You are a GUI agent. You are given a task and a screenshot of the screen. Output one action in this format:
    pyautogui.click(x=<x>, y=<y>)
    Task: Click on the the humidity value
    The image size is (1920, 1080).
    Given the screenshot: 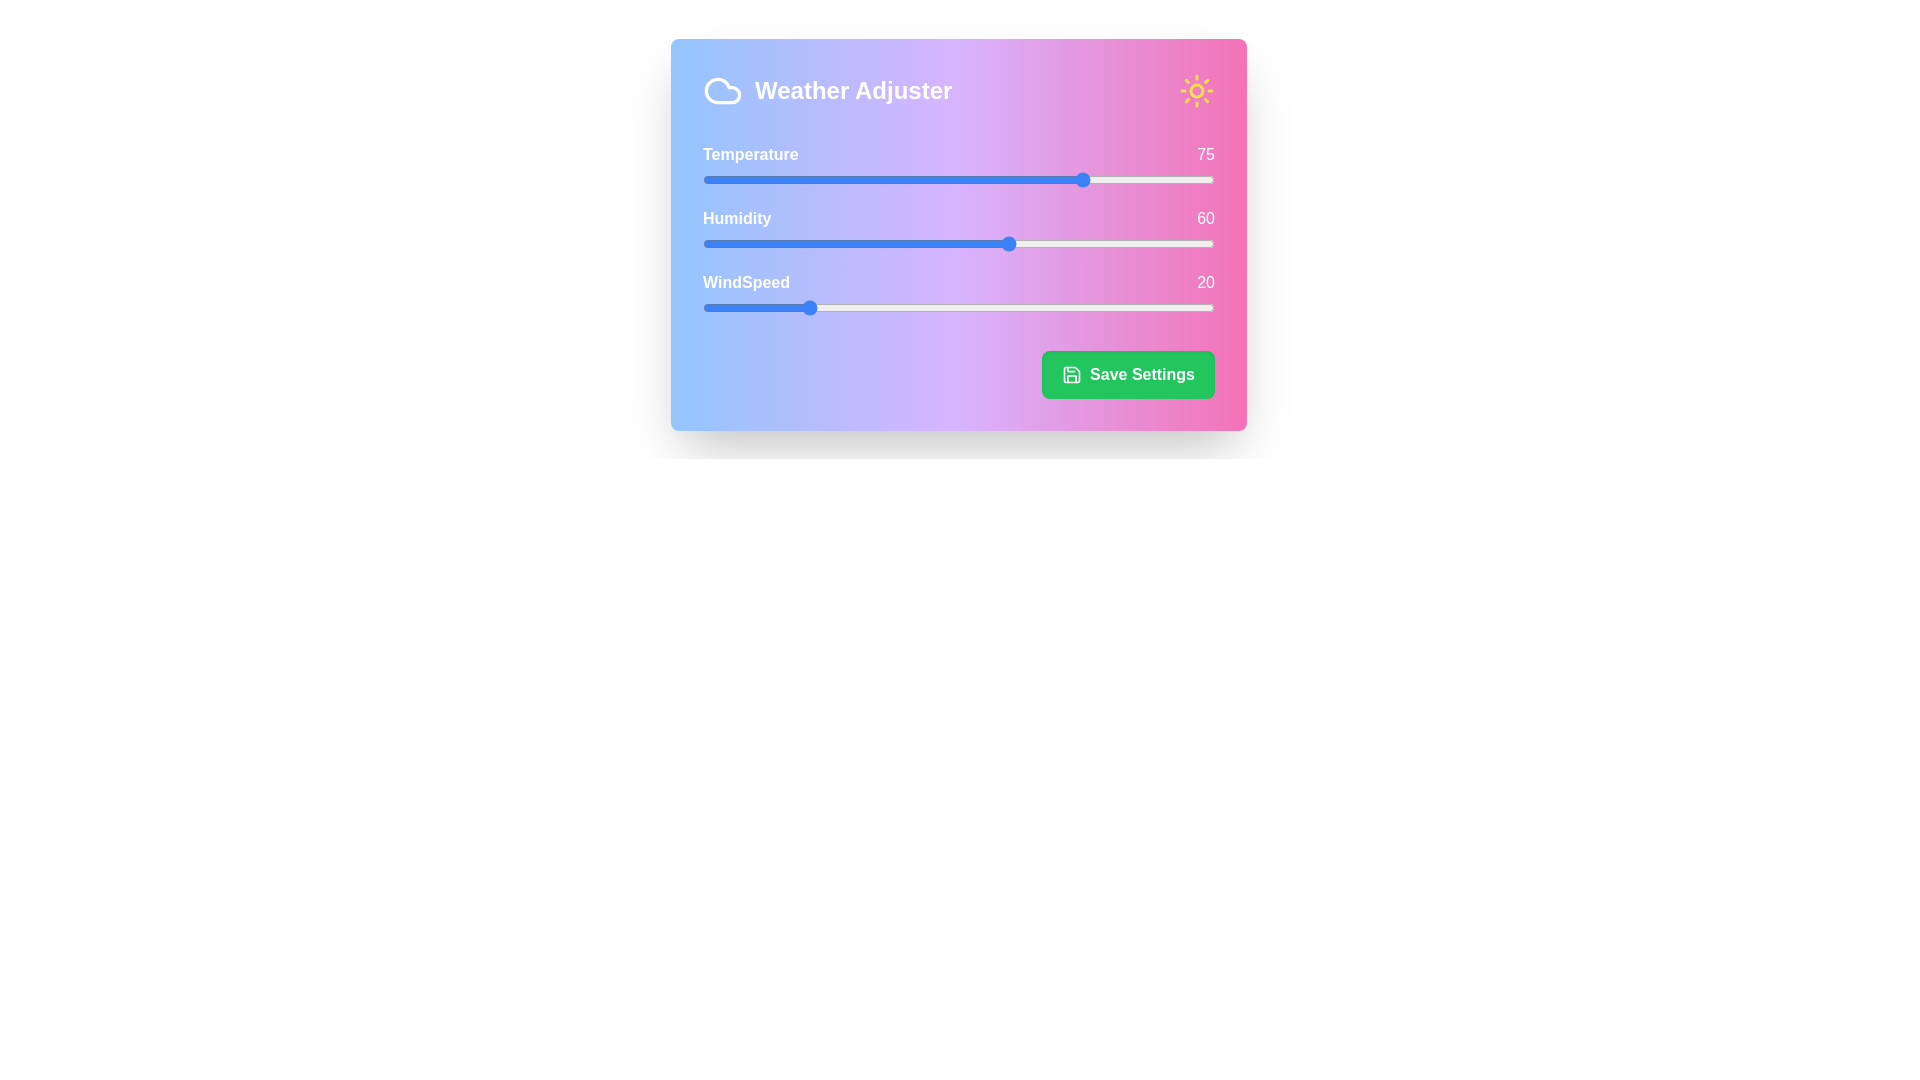 What is the action you would take?
    pyautogui.click(x=1060, y=242)
    